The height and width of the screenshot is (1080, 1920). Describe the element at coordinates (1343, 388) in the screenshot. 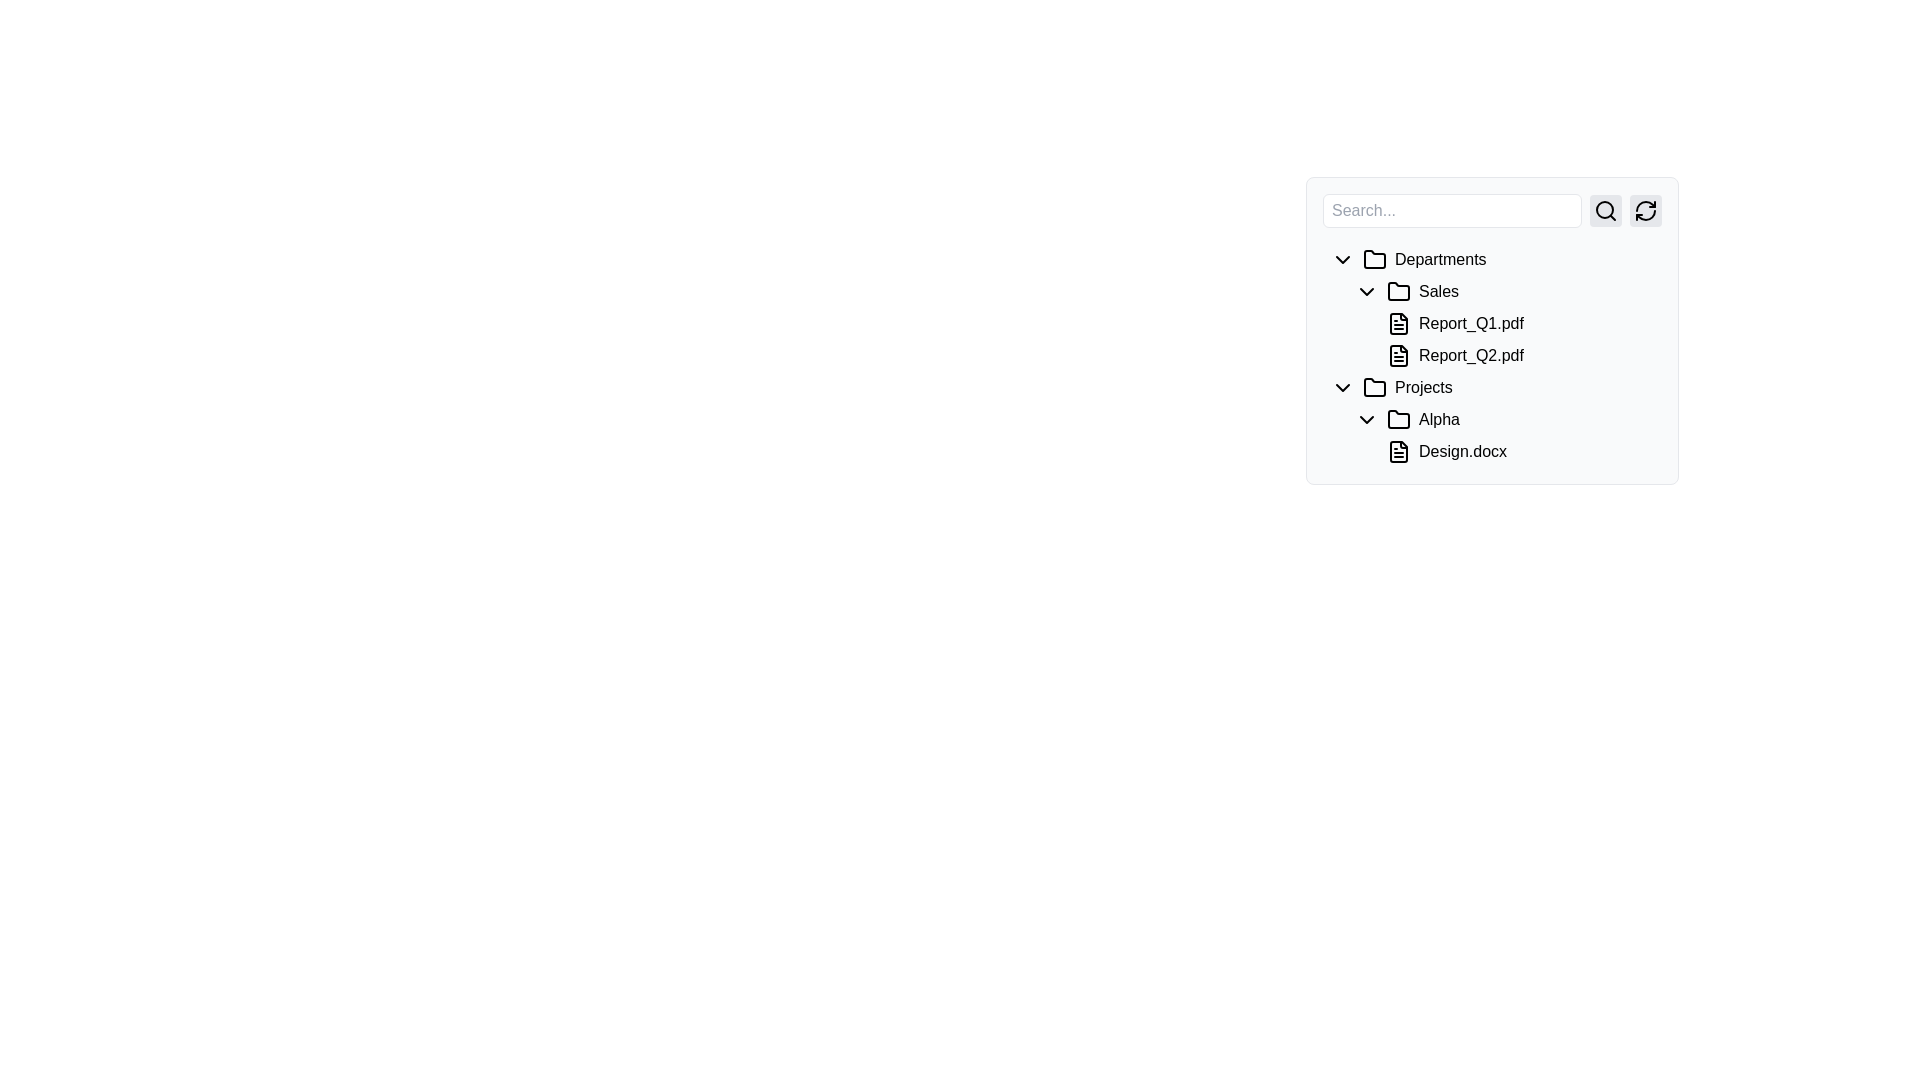

I see `the downward-facing chevron icon` at that location.